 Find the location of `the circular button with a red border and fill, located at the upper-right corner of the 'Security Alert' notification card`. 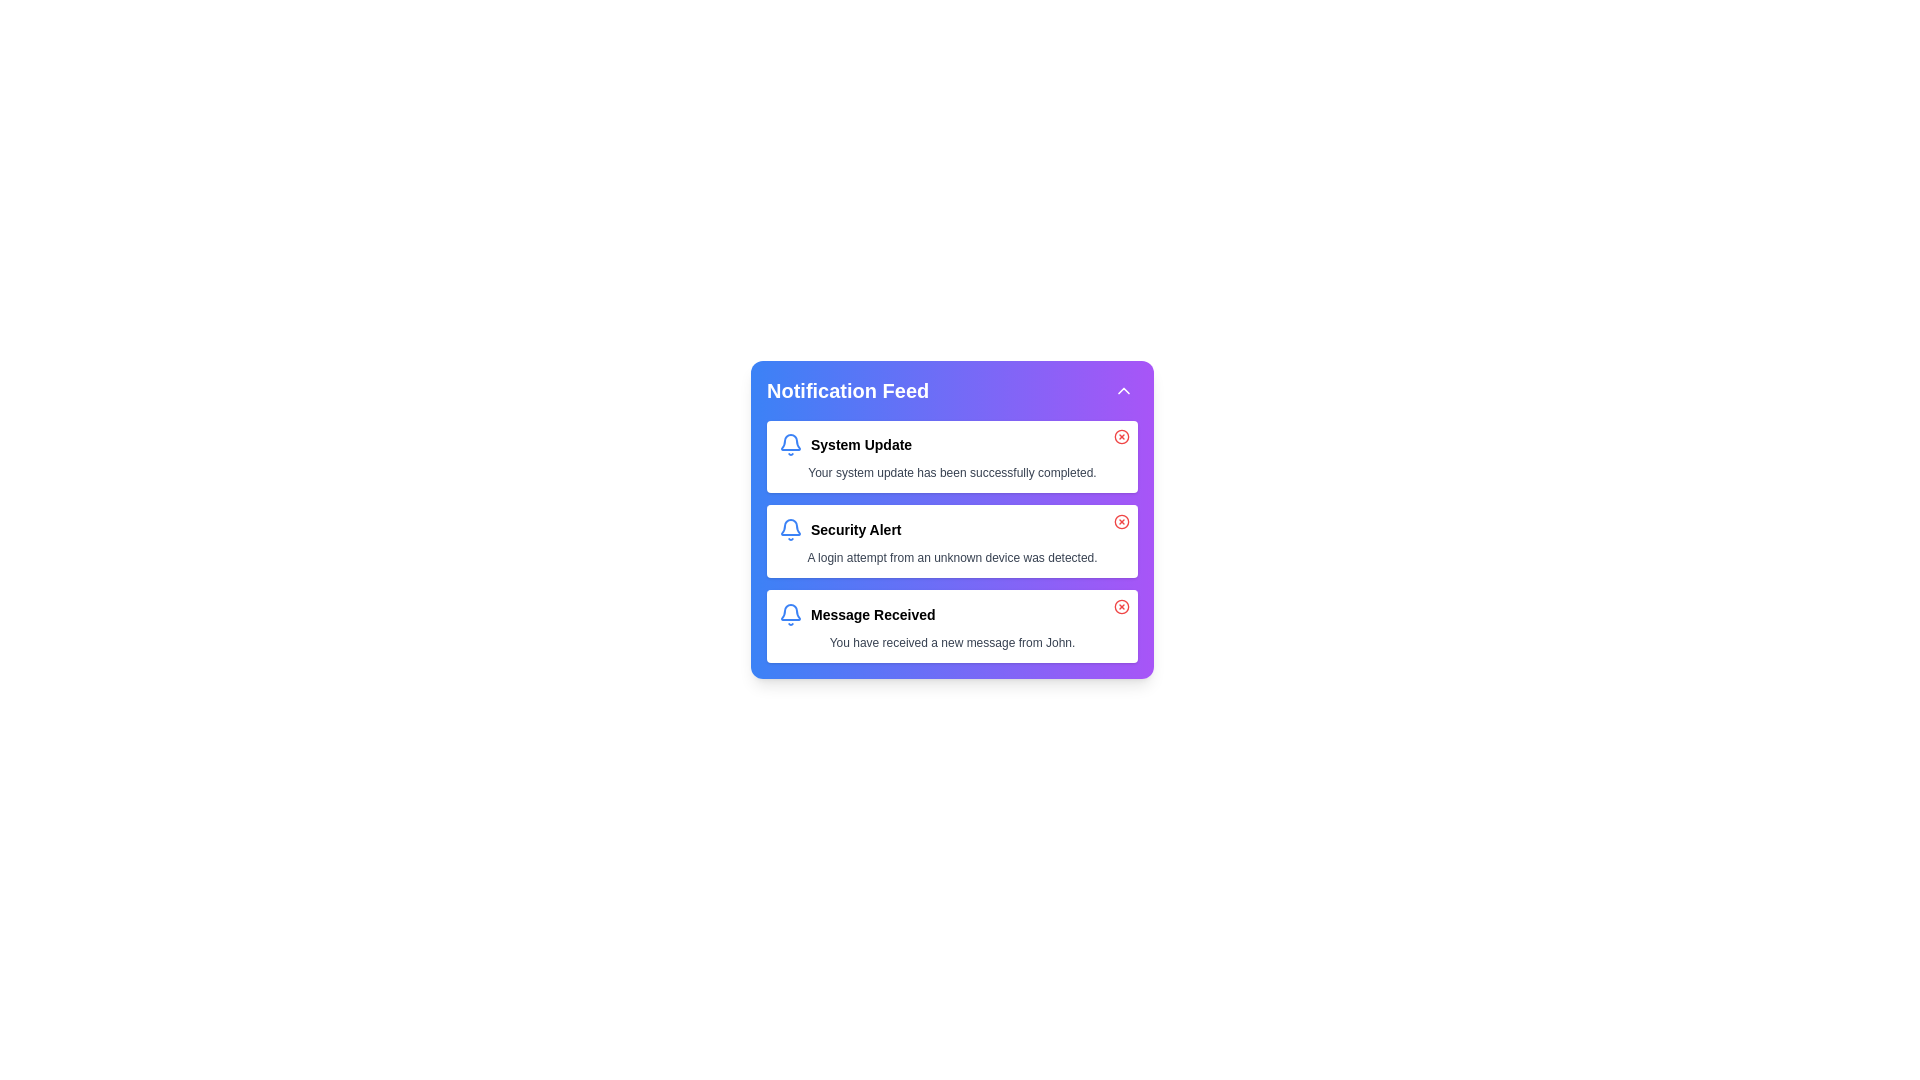

the circular button with a red border and fill, located at the upper-right corner of the 'Security Alert' notification card is located at coordinates (1122, 520).